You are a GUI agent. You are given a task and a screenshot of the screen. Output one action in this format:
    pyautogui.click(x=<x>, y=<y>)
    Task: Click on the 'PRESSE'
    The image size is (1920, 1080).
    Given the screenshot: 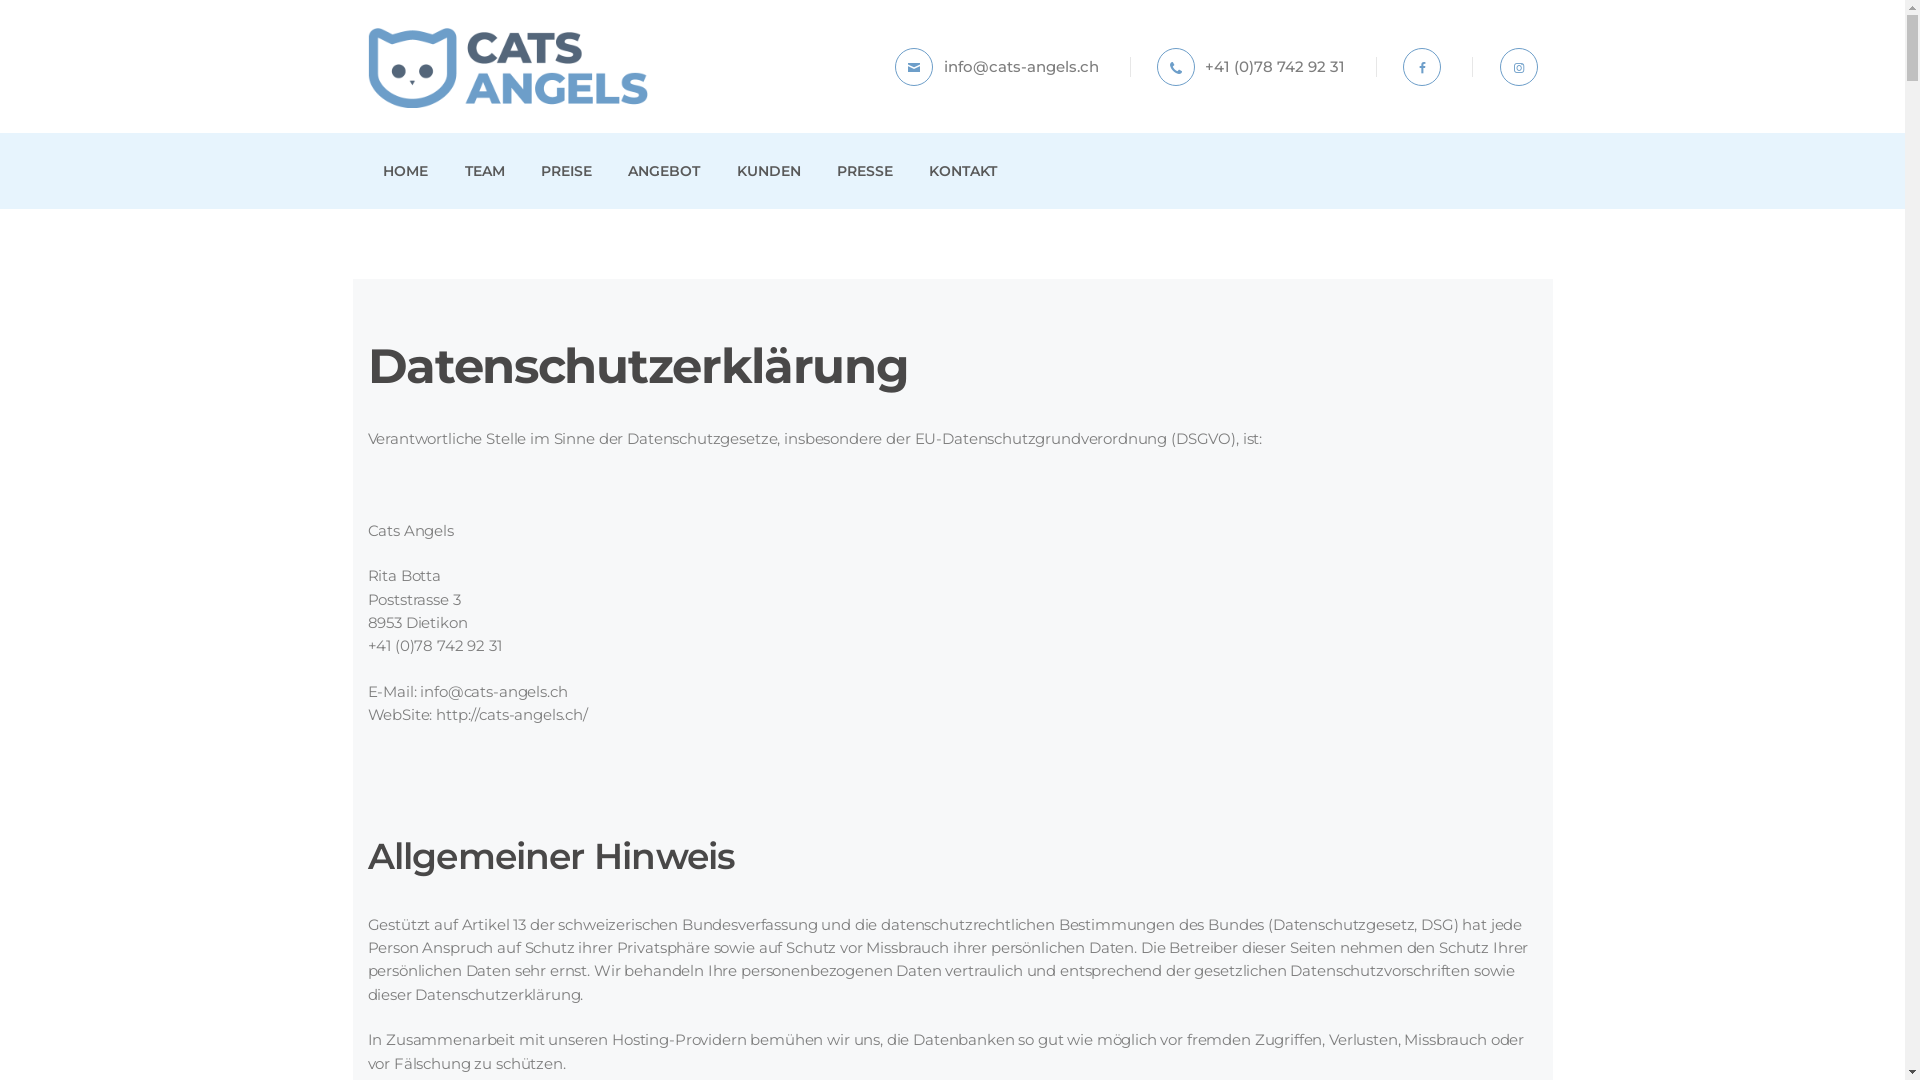 What is the action you would take?
    pyautogui.click(x=820, y=169)
    